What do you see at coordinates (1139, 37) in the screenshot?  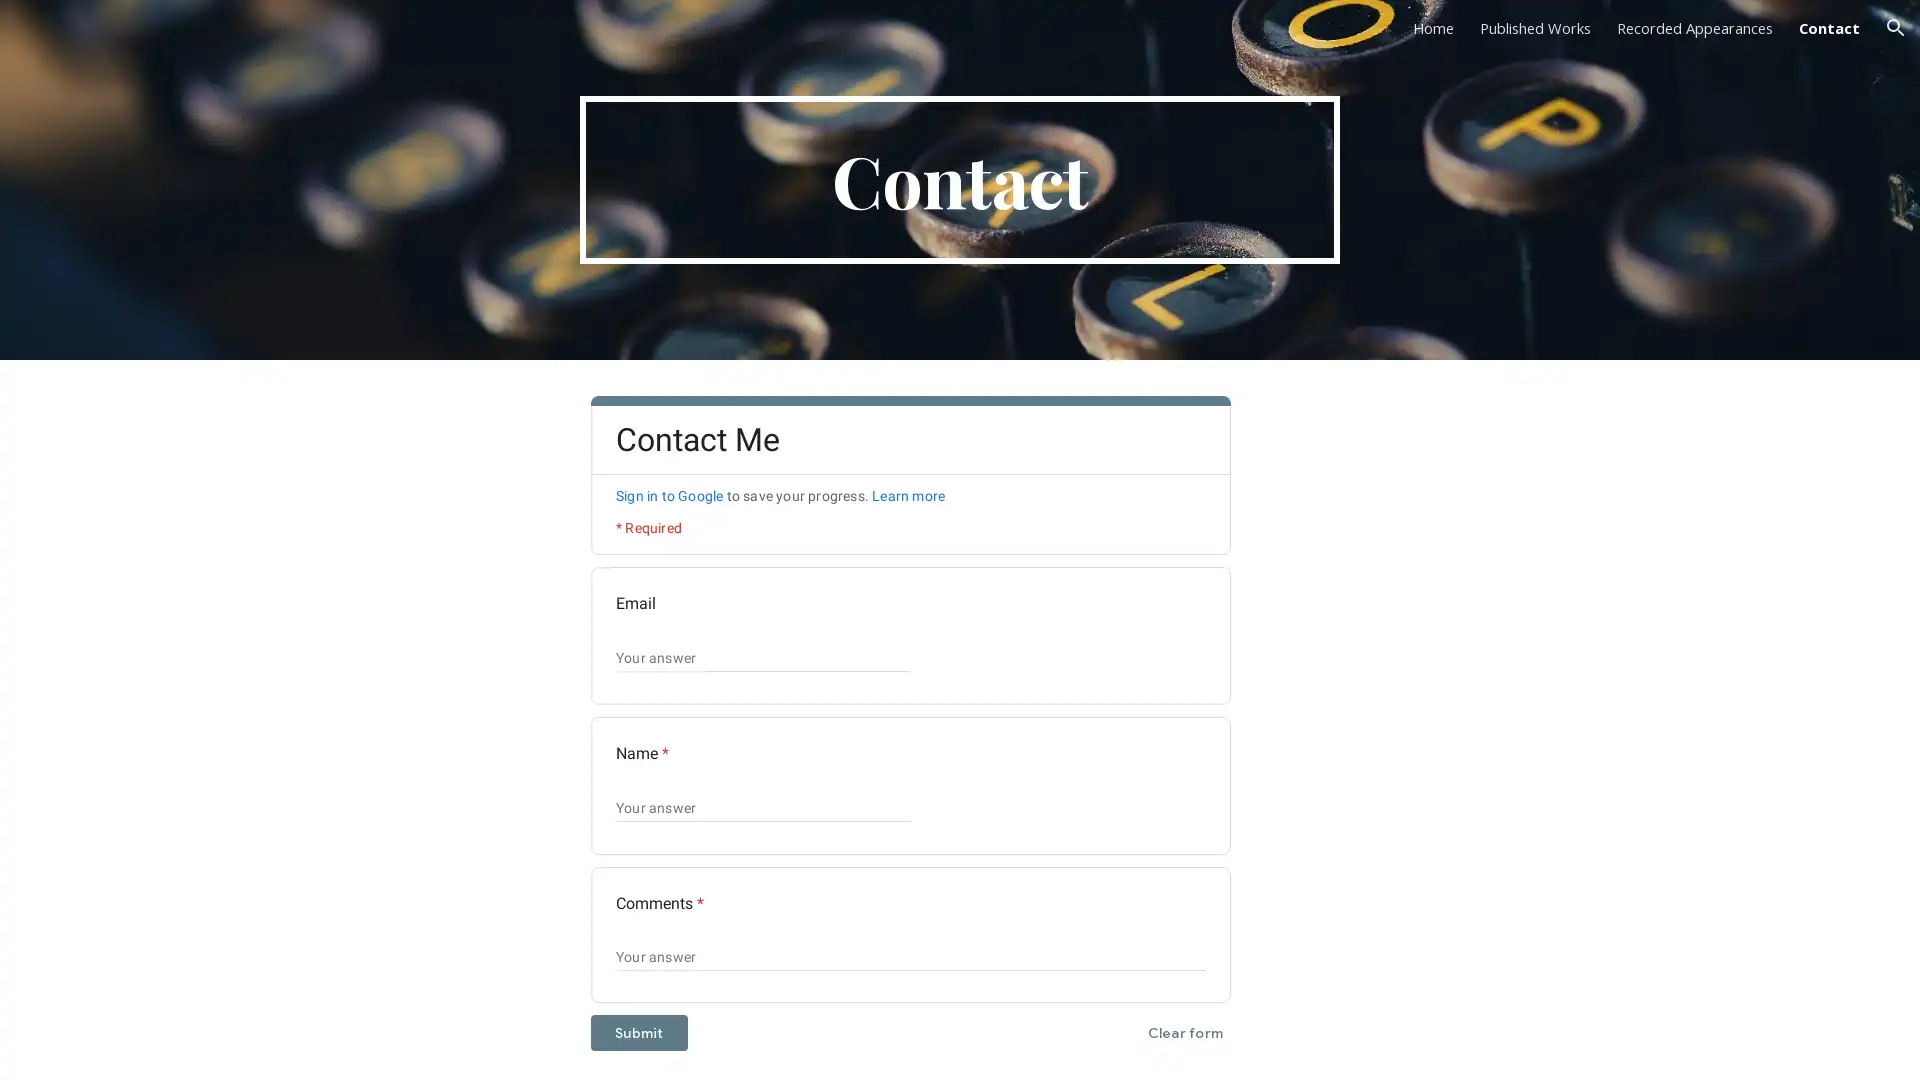 I see `Skip to navigation` at bounding box center [1139, 37].